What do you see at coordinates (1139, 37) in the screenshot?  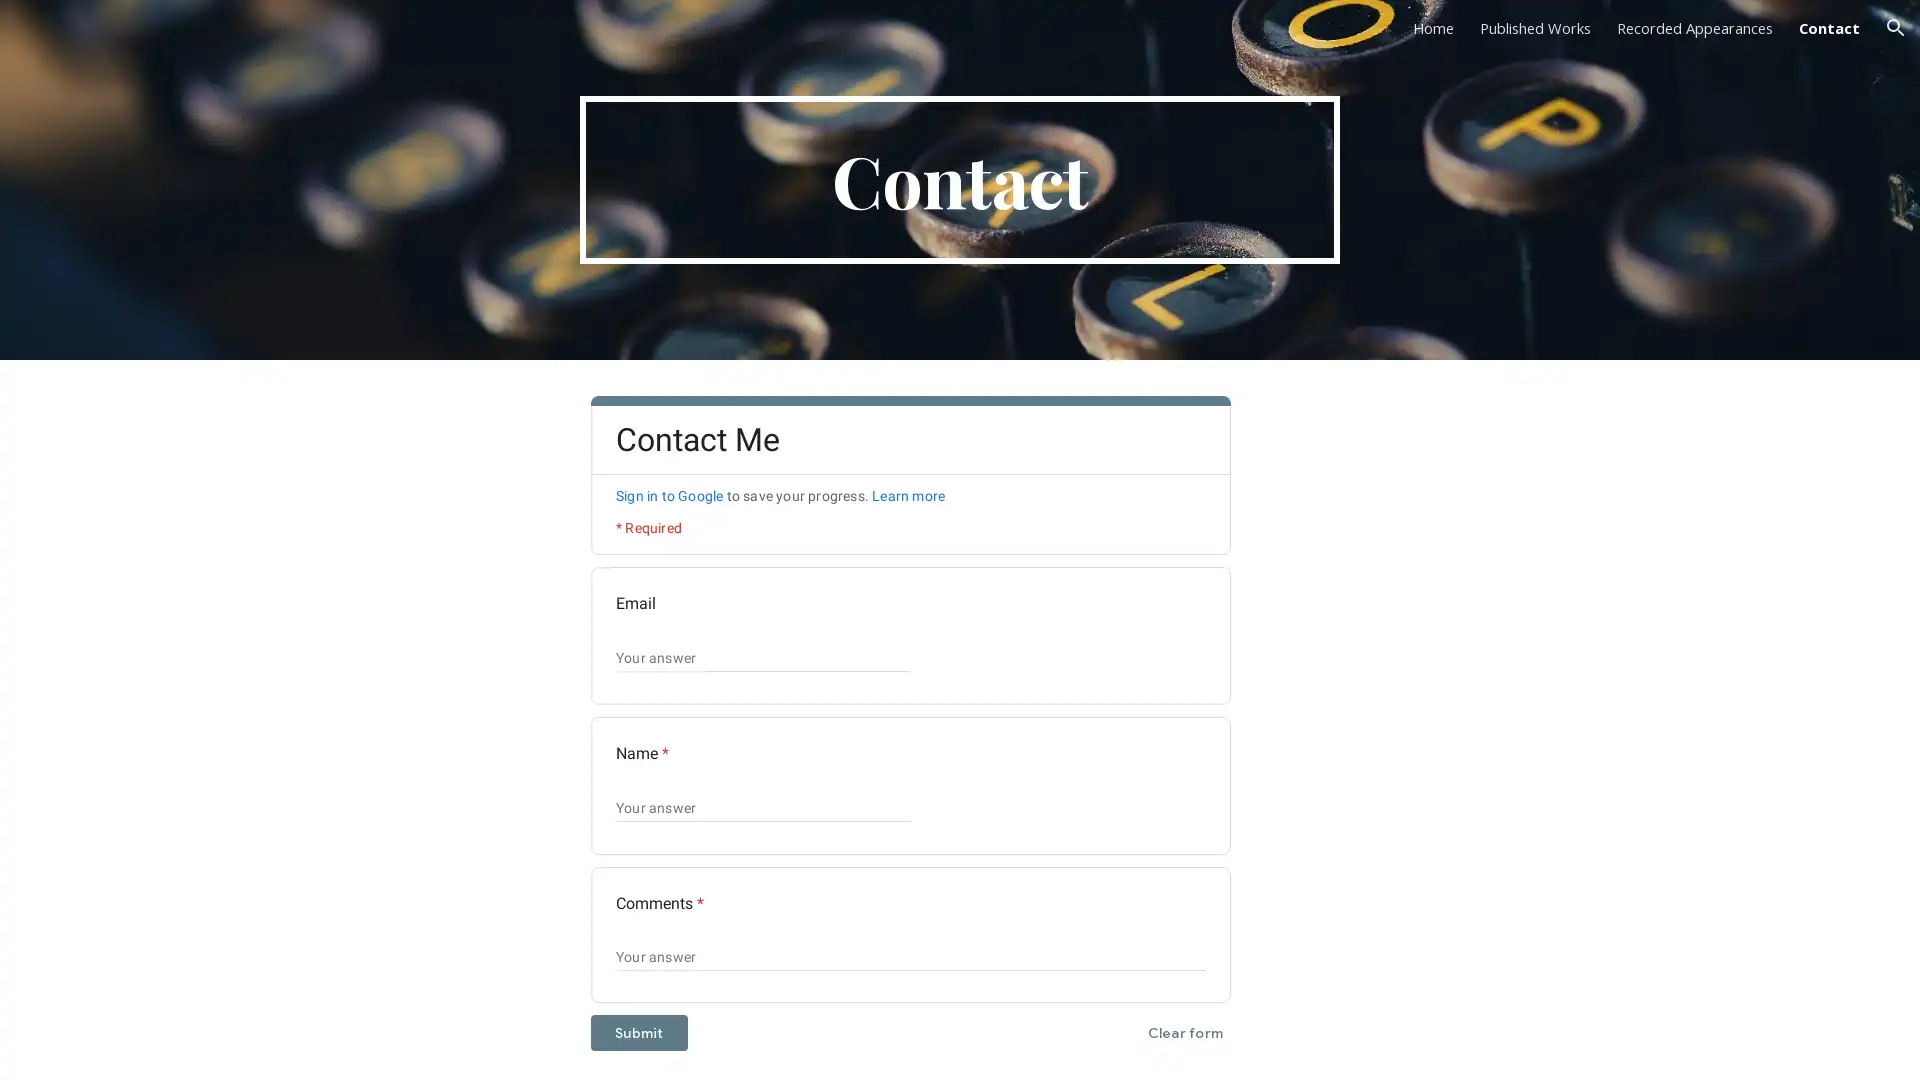 I see `Skip to navigation` at bounding box center [1139, 37].